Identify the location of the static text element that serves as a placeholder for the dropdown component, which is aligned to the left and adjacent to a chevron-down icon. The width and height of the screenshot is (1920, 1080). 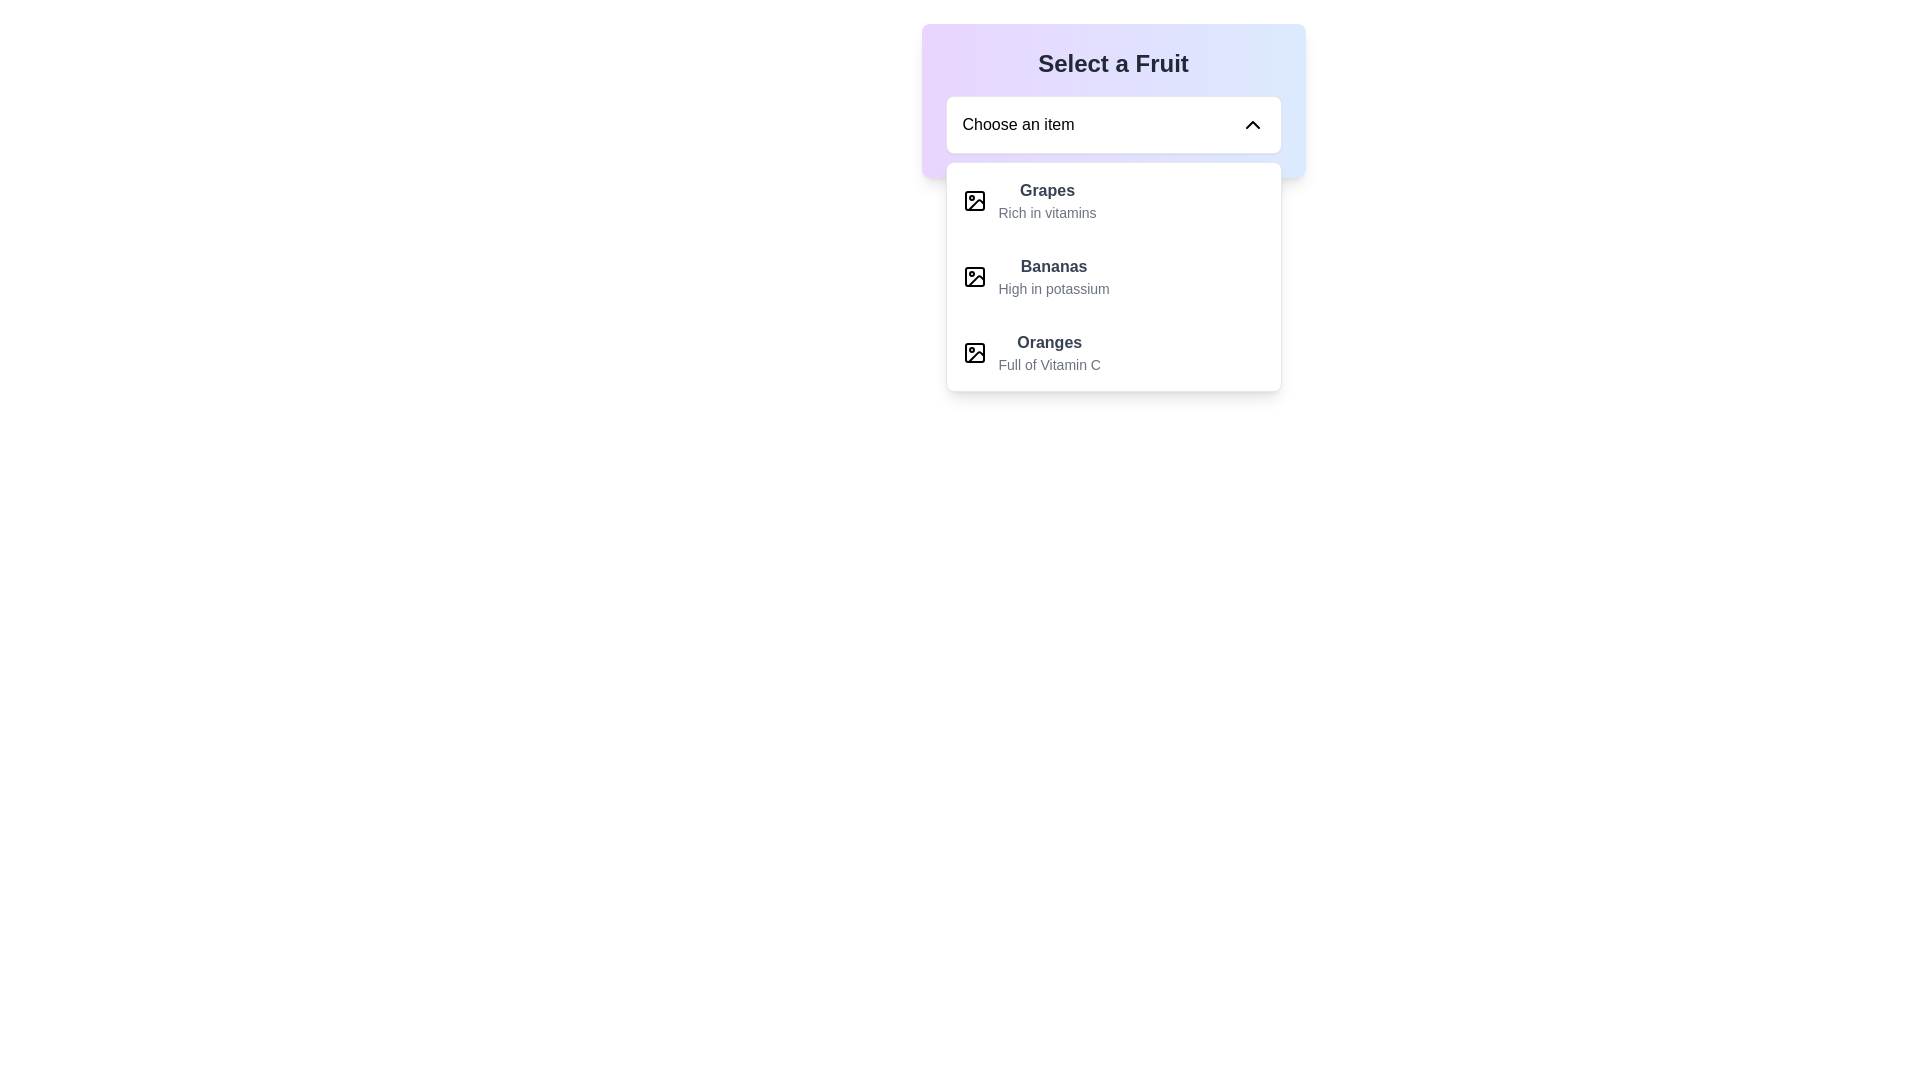
(1018, 124).